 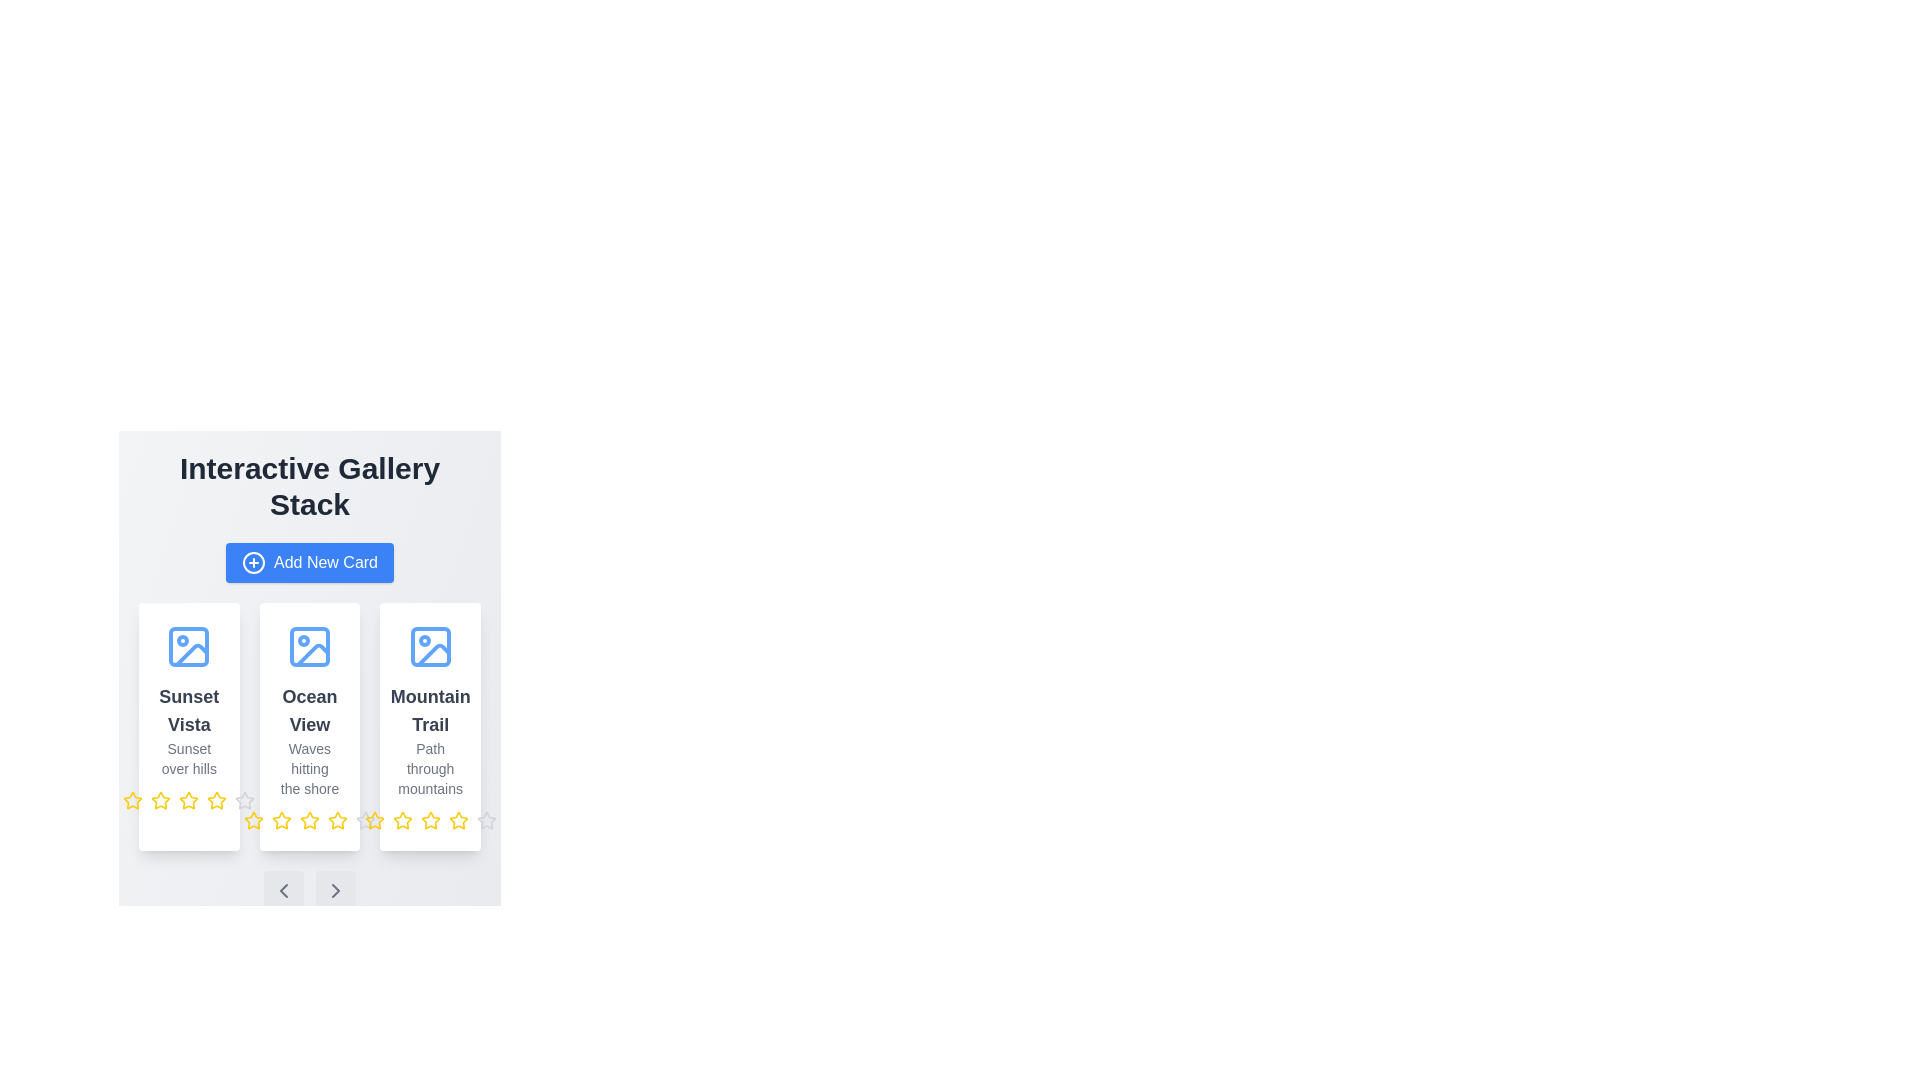 I want to click on the Navigation controls for the carousel or image gallery using keyboard navigation, so click(x=309, y=890).